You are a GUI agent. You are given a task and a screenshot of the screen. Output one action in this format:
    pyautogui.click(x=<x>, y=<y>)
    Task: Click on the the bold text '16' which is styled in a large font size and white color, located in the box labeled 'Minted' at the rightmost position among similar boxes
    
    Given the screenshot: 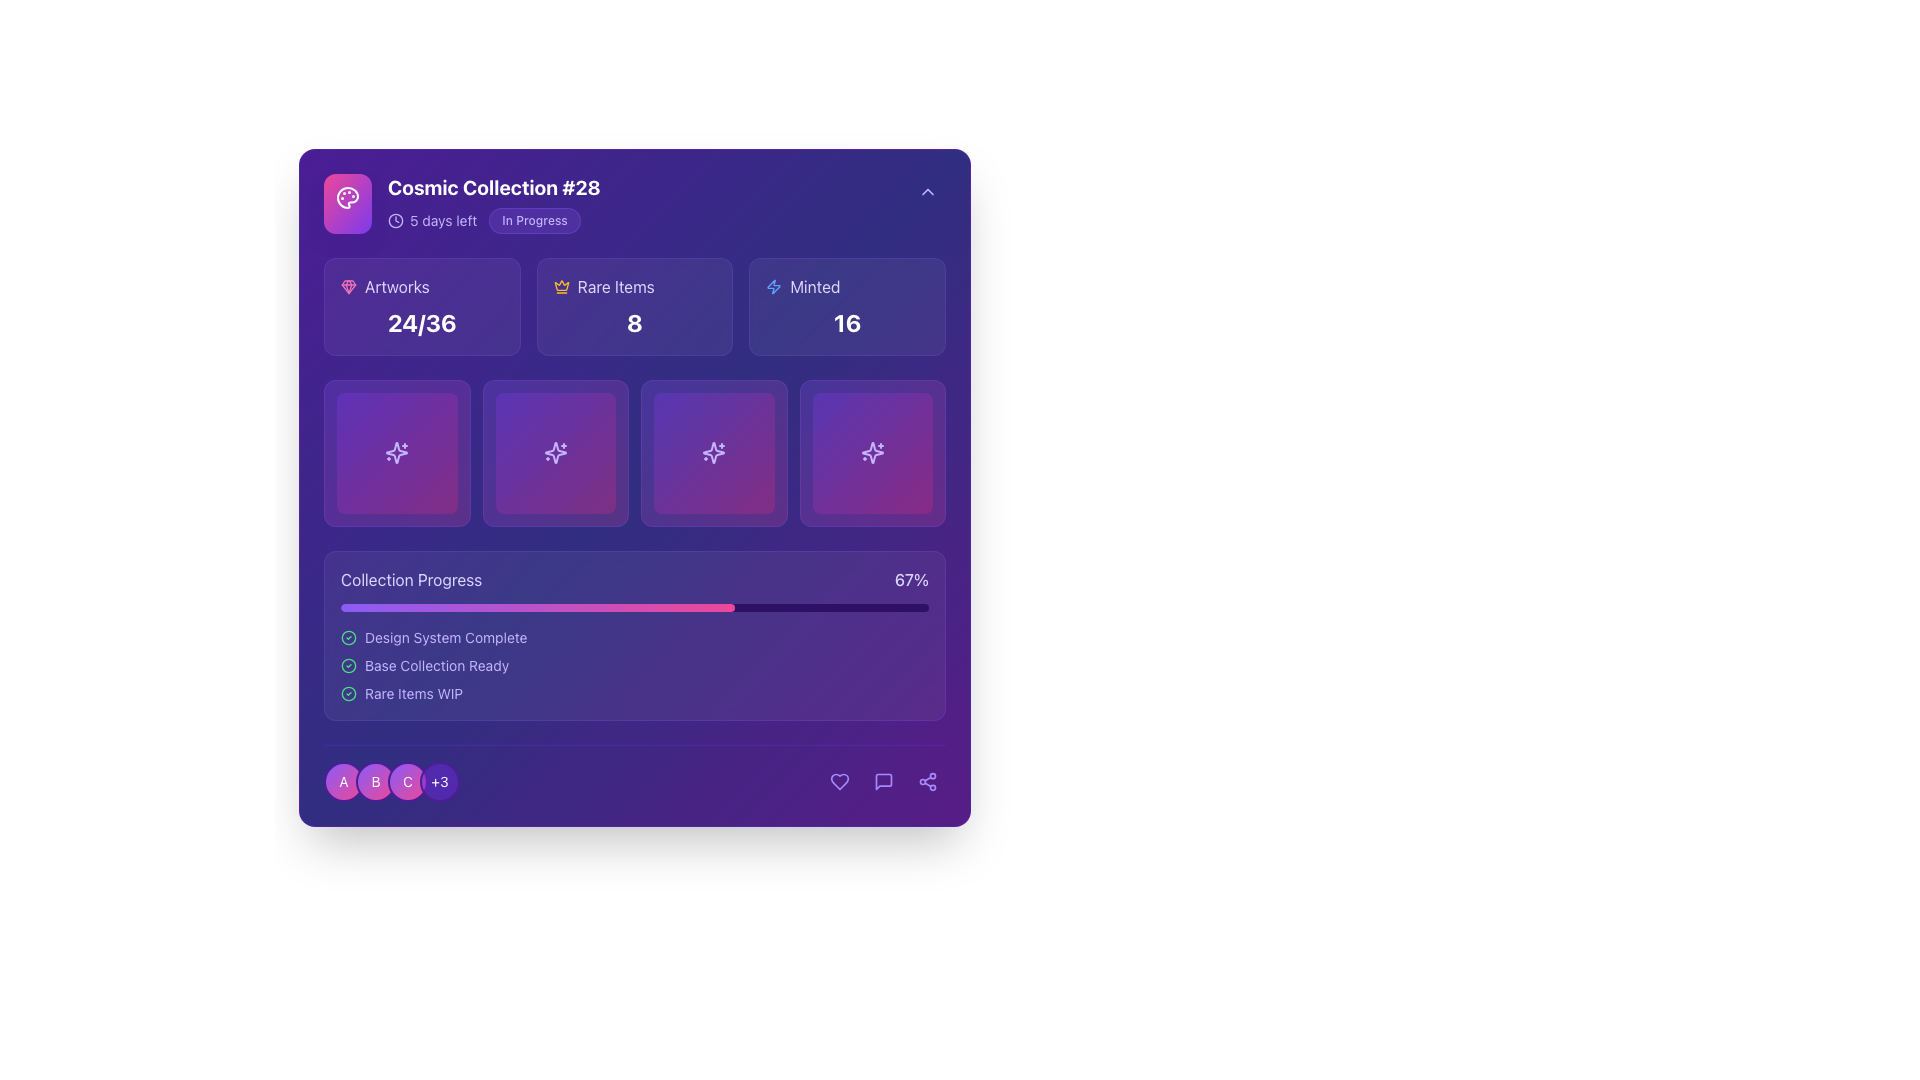 What is the action you would take?
    pyautogui.click(x=847, y=322)
    